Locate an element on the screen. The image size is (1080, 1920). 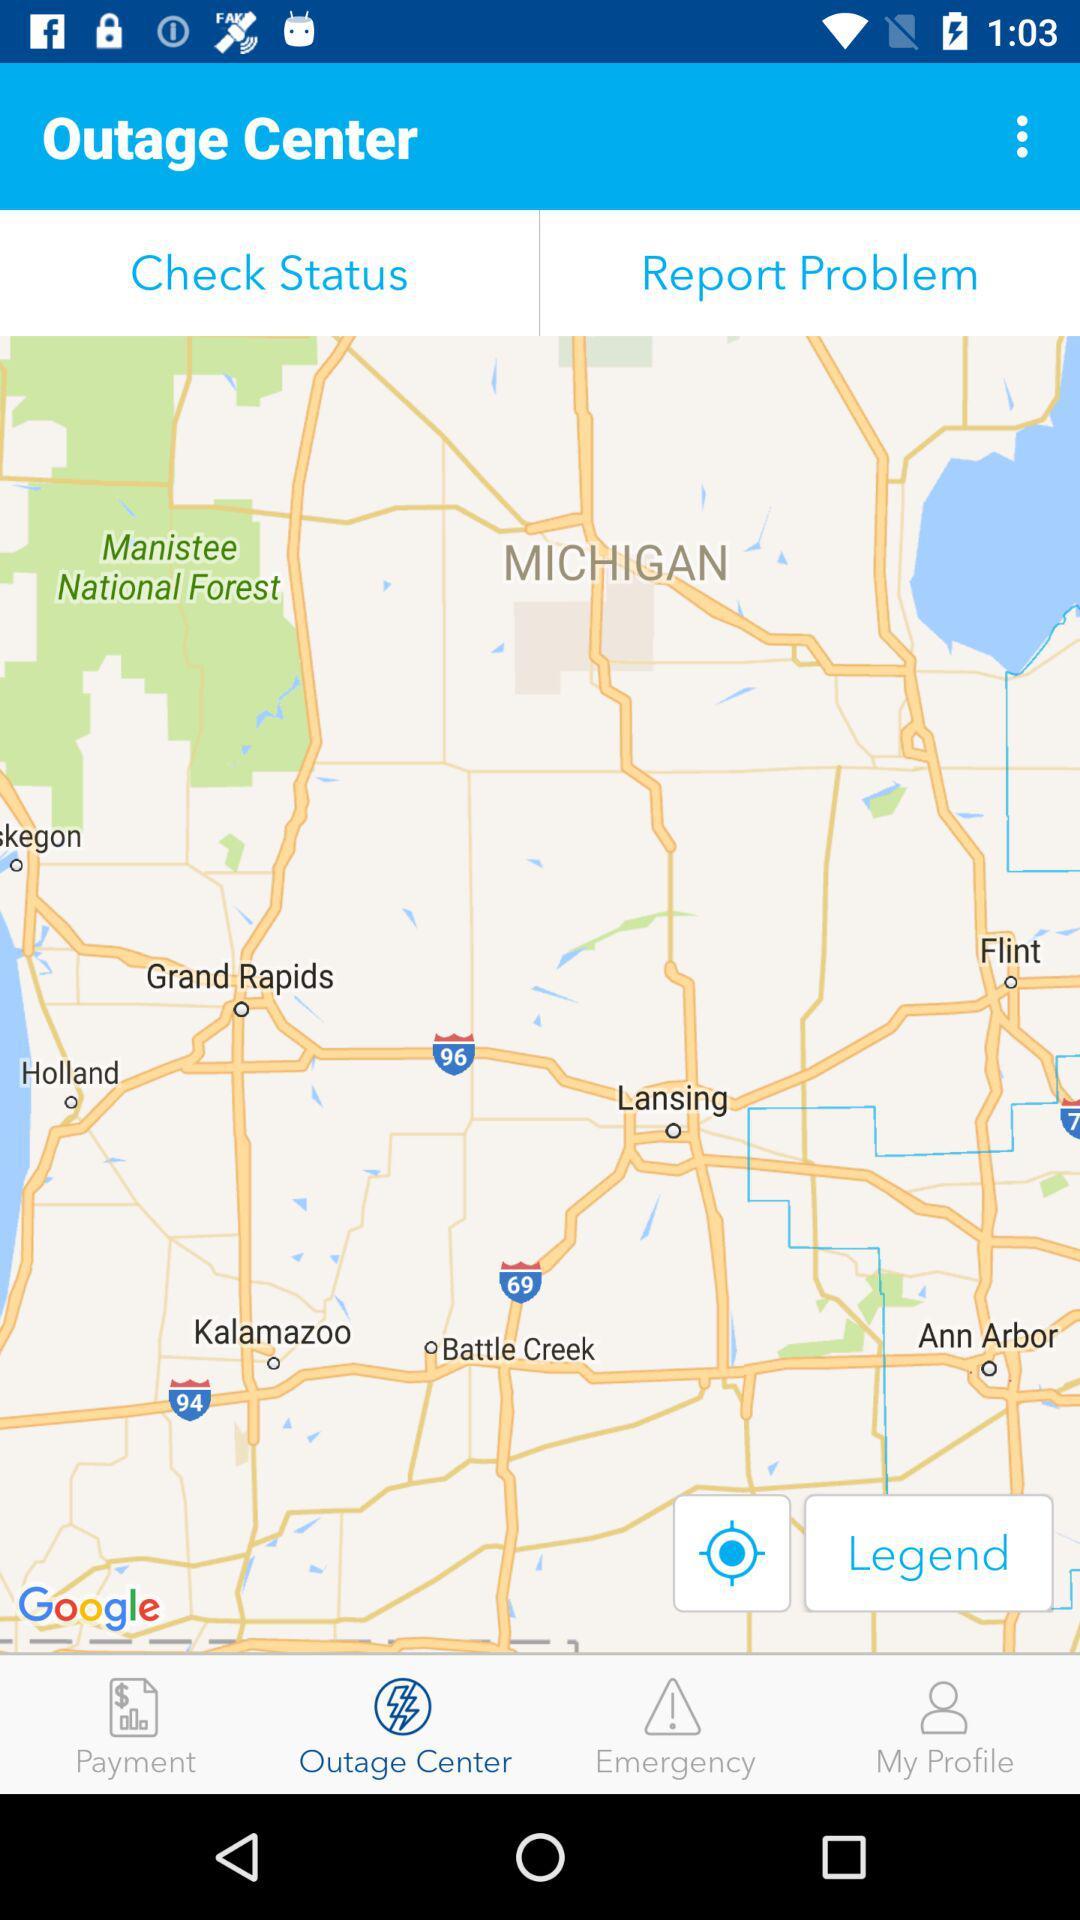
my profile option is located at coordinates (945, 1723).